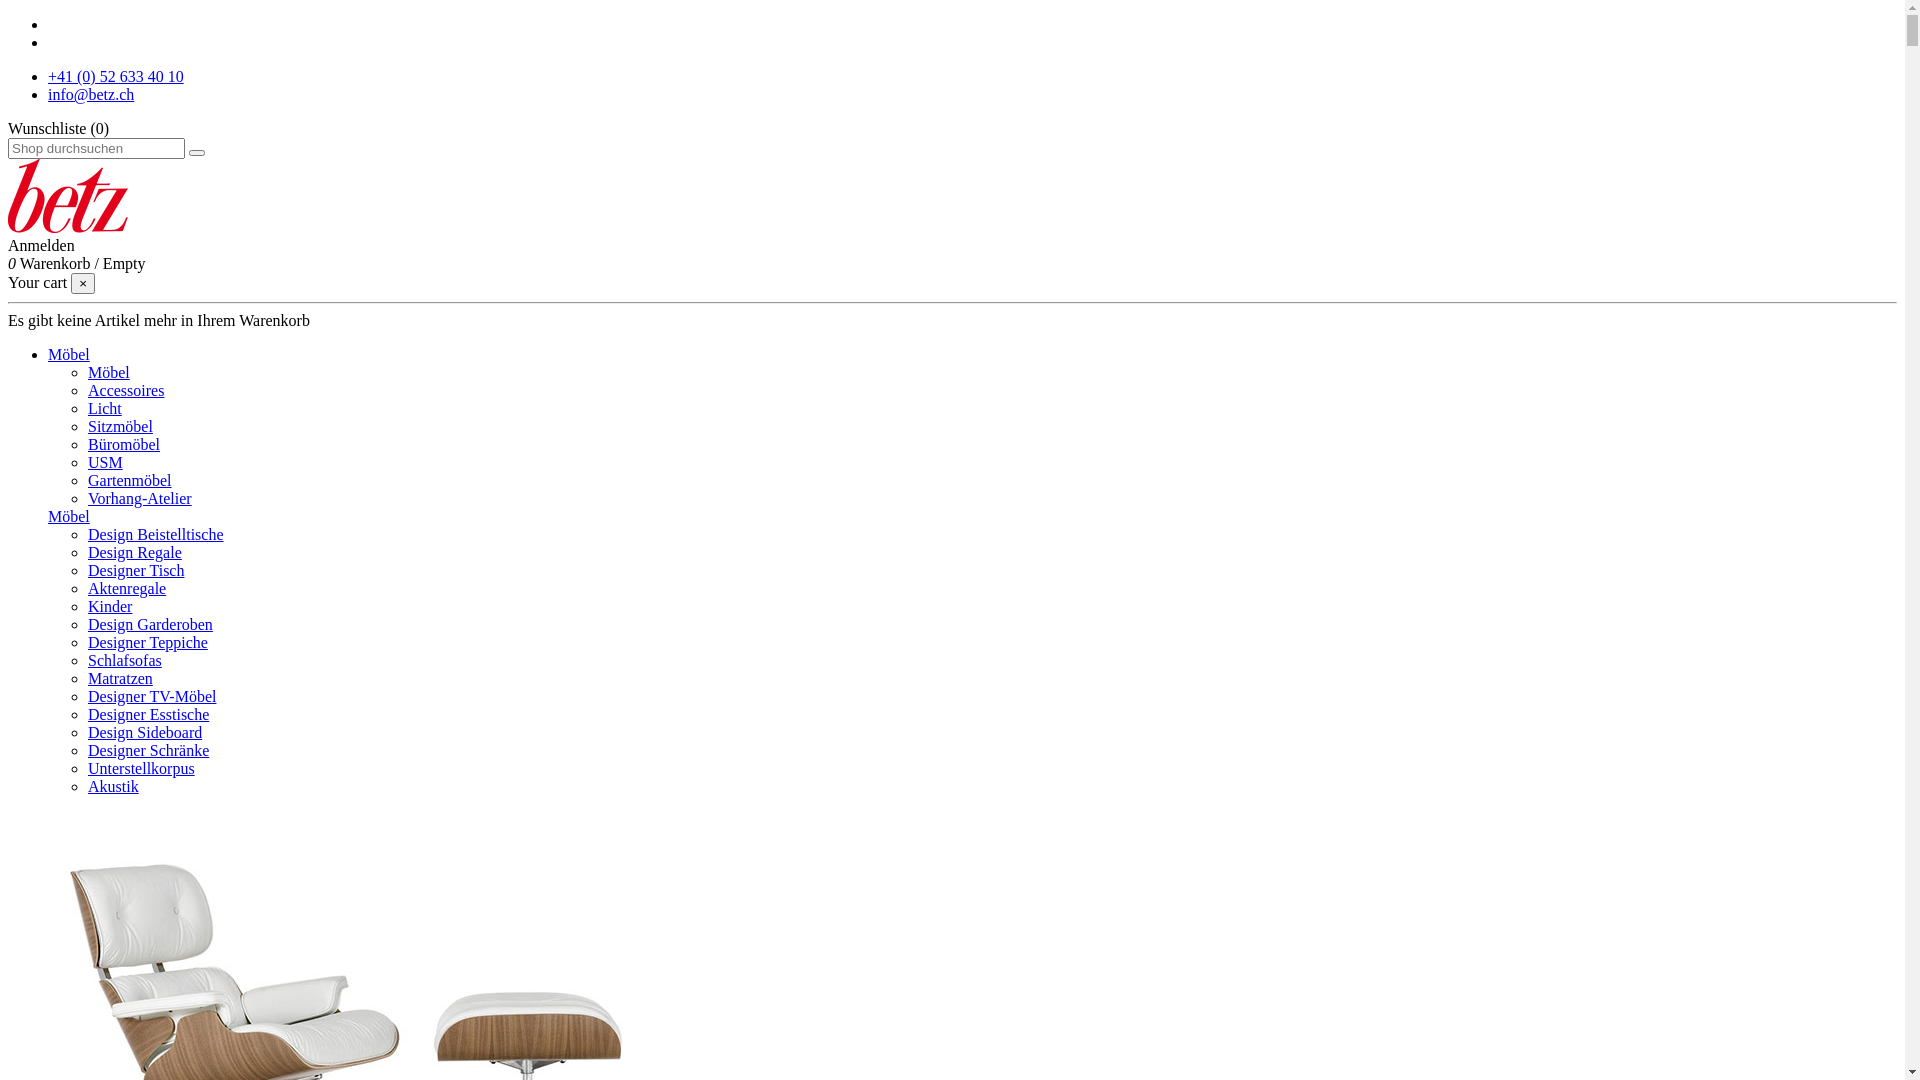  I want to click on '0 Warenkorb / Empty', so click(76, 262).